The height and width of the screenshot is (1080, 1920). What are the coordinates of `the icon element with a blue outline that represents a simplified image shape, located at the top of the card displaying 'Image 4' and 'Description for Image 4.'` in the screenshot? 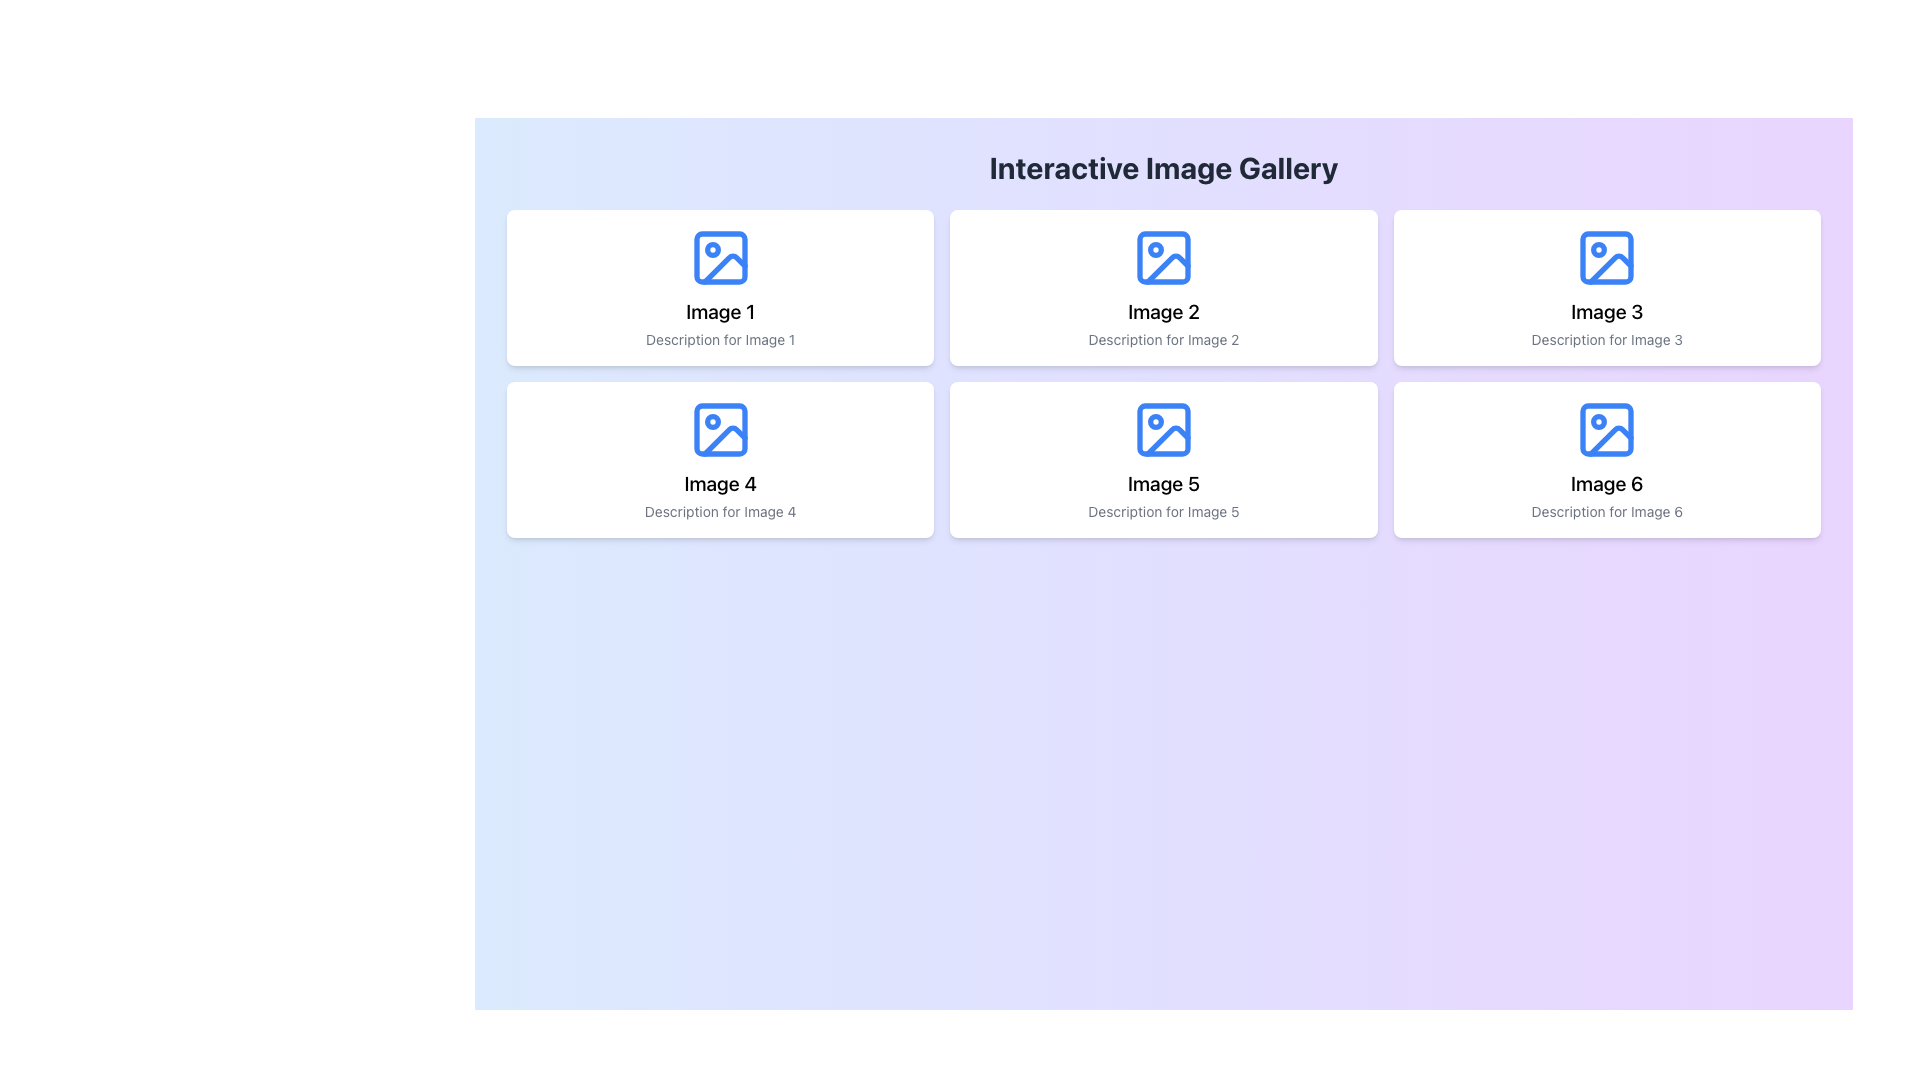 It's located at (720, 428).